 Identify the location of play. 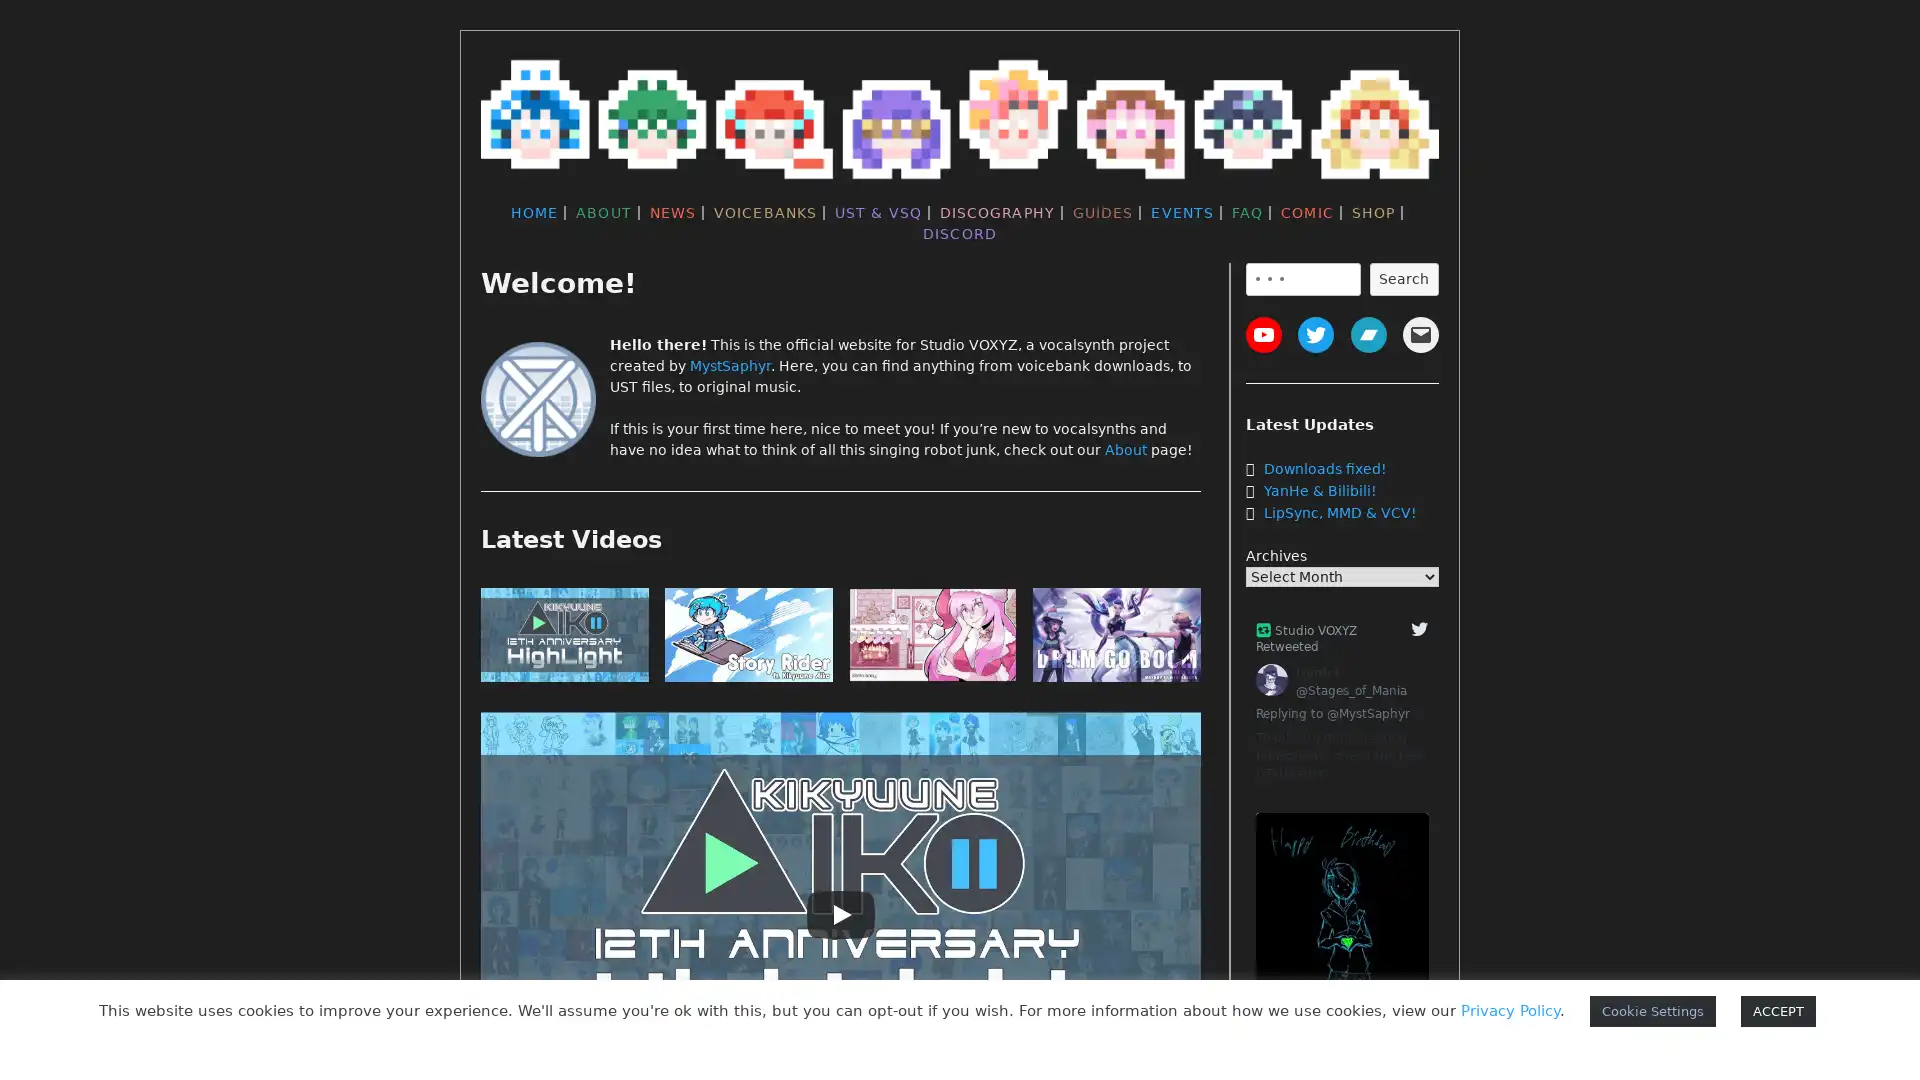
(1116, 639).